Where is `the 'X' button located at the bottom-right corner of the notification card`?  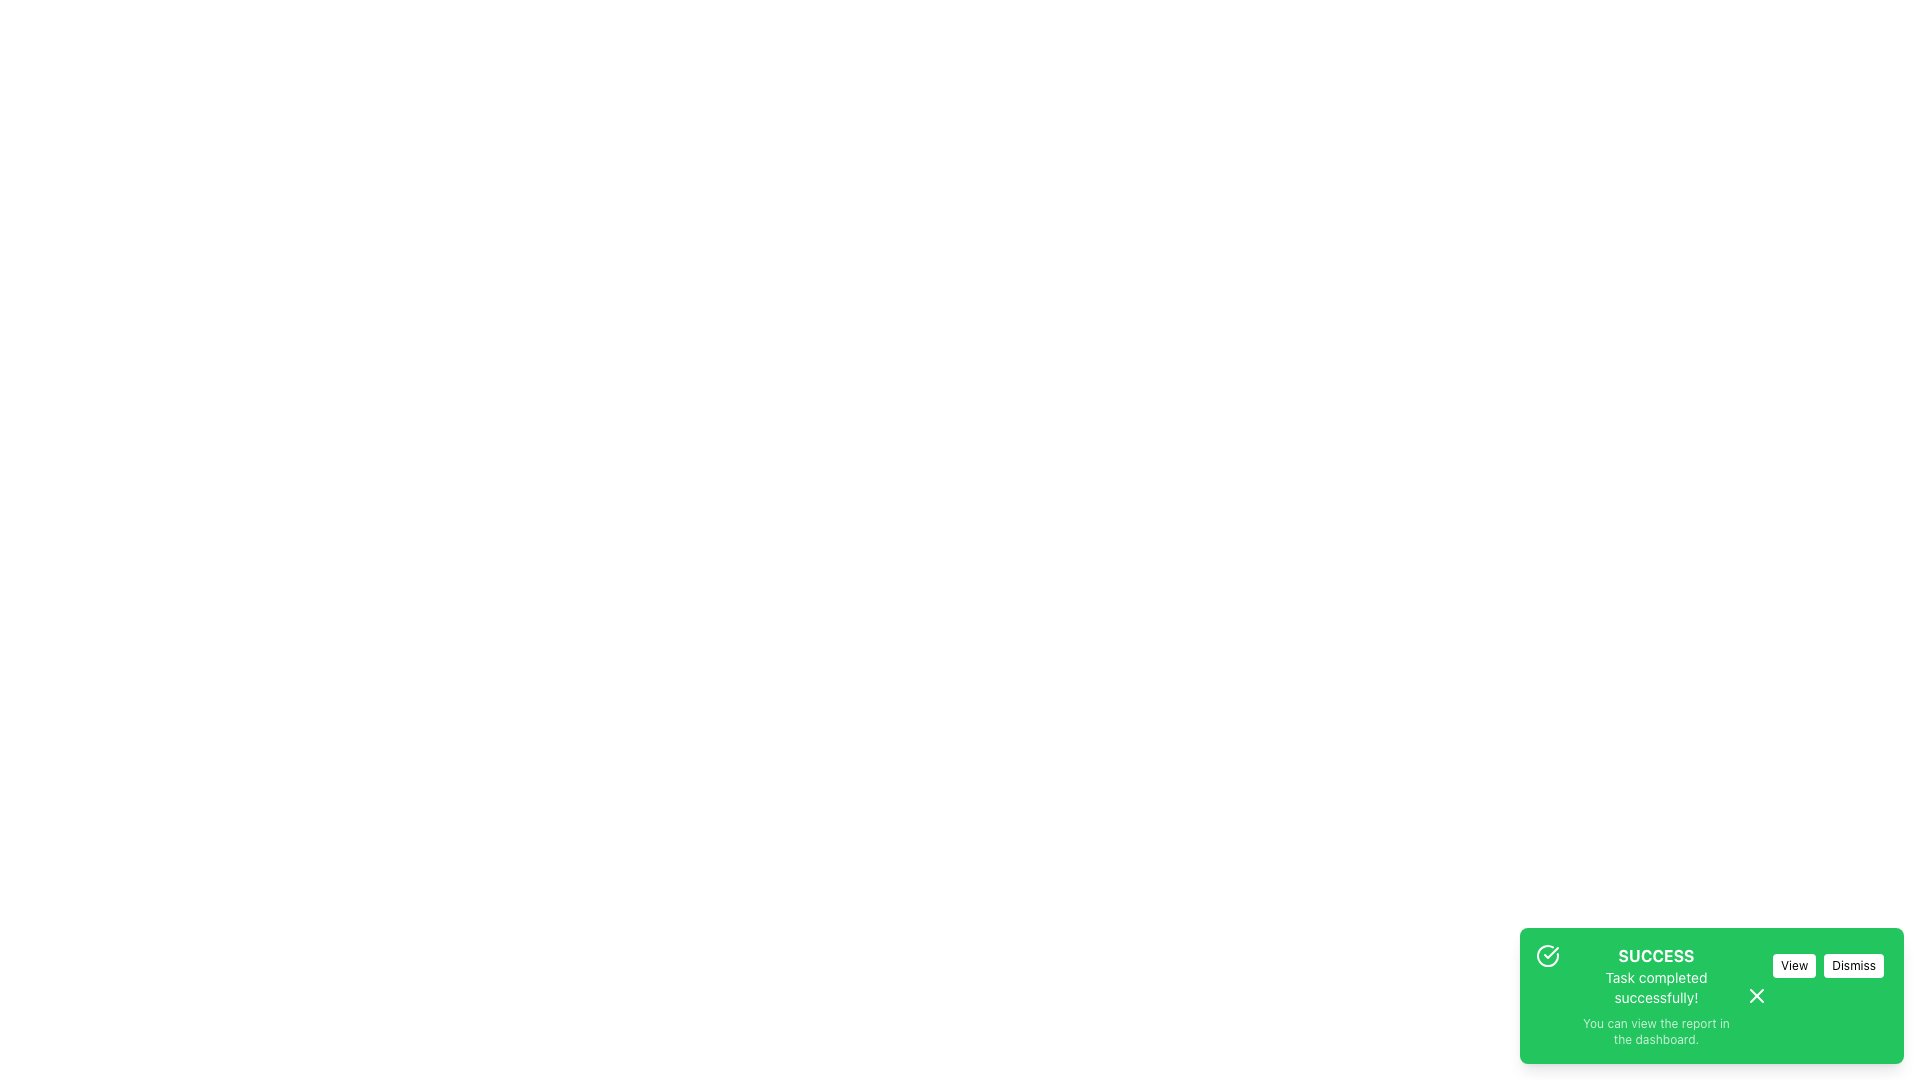
the 'X' button located at the bottom-right corner of the notification card is located at coordinates (1755, 995).